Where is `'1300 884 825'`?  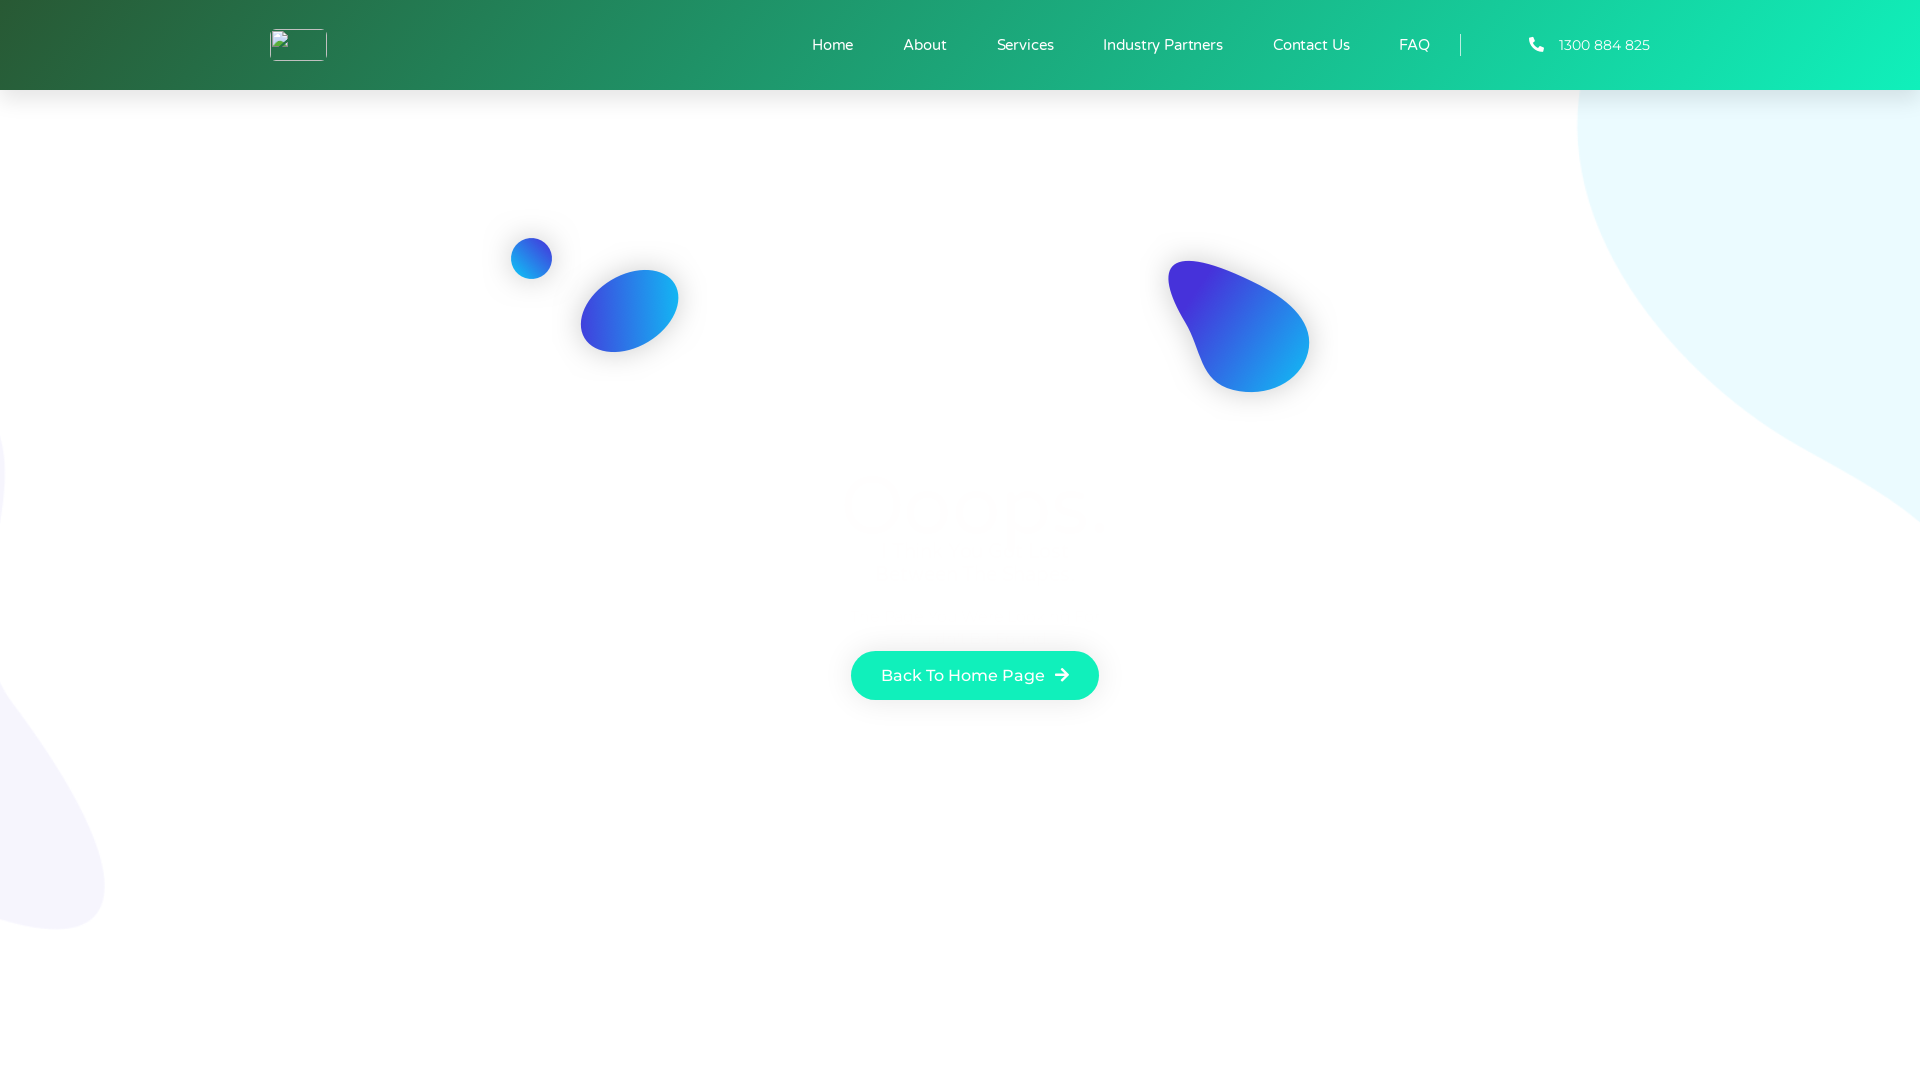 '1300 884 825' is located at coordinates (1554, 45).